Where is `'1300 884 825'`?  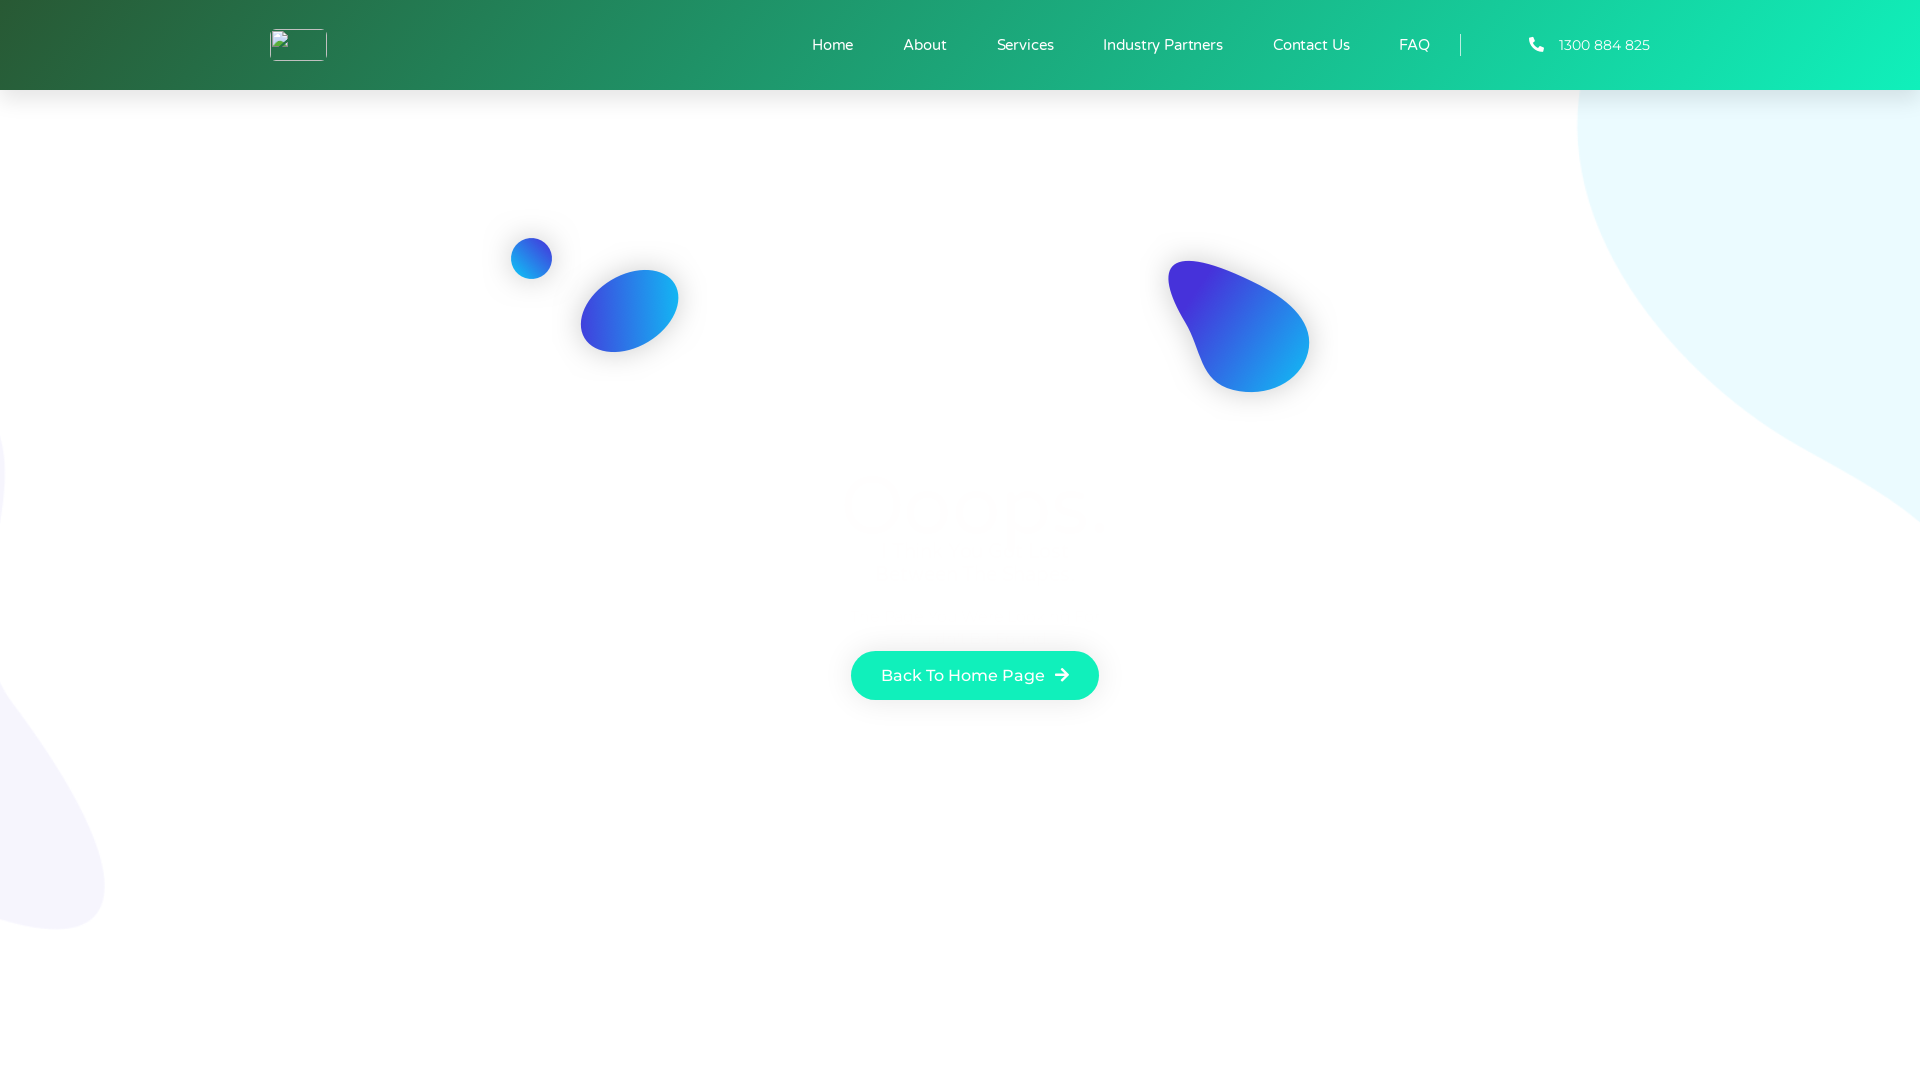 '1300 884 825' is located at coordinates (1554, 45).